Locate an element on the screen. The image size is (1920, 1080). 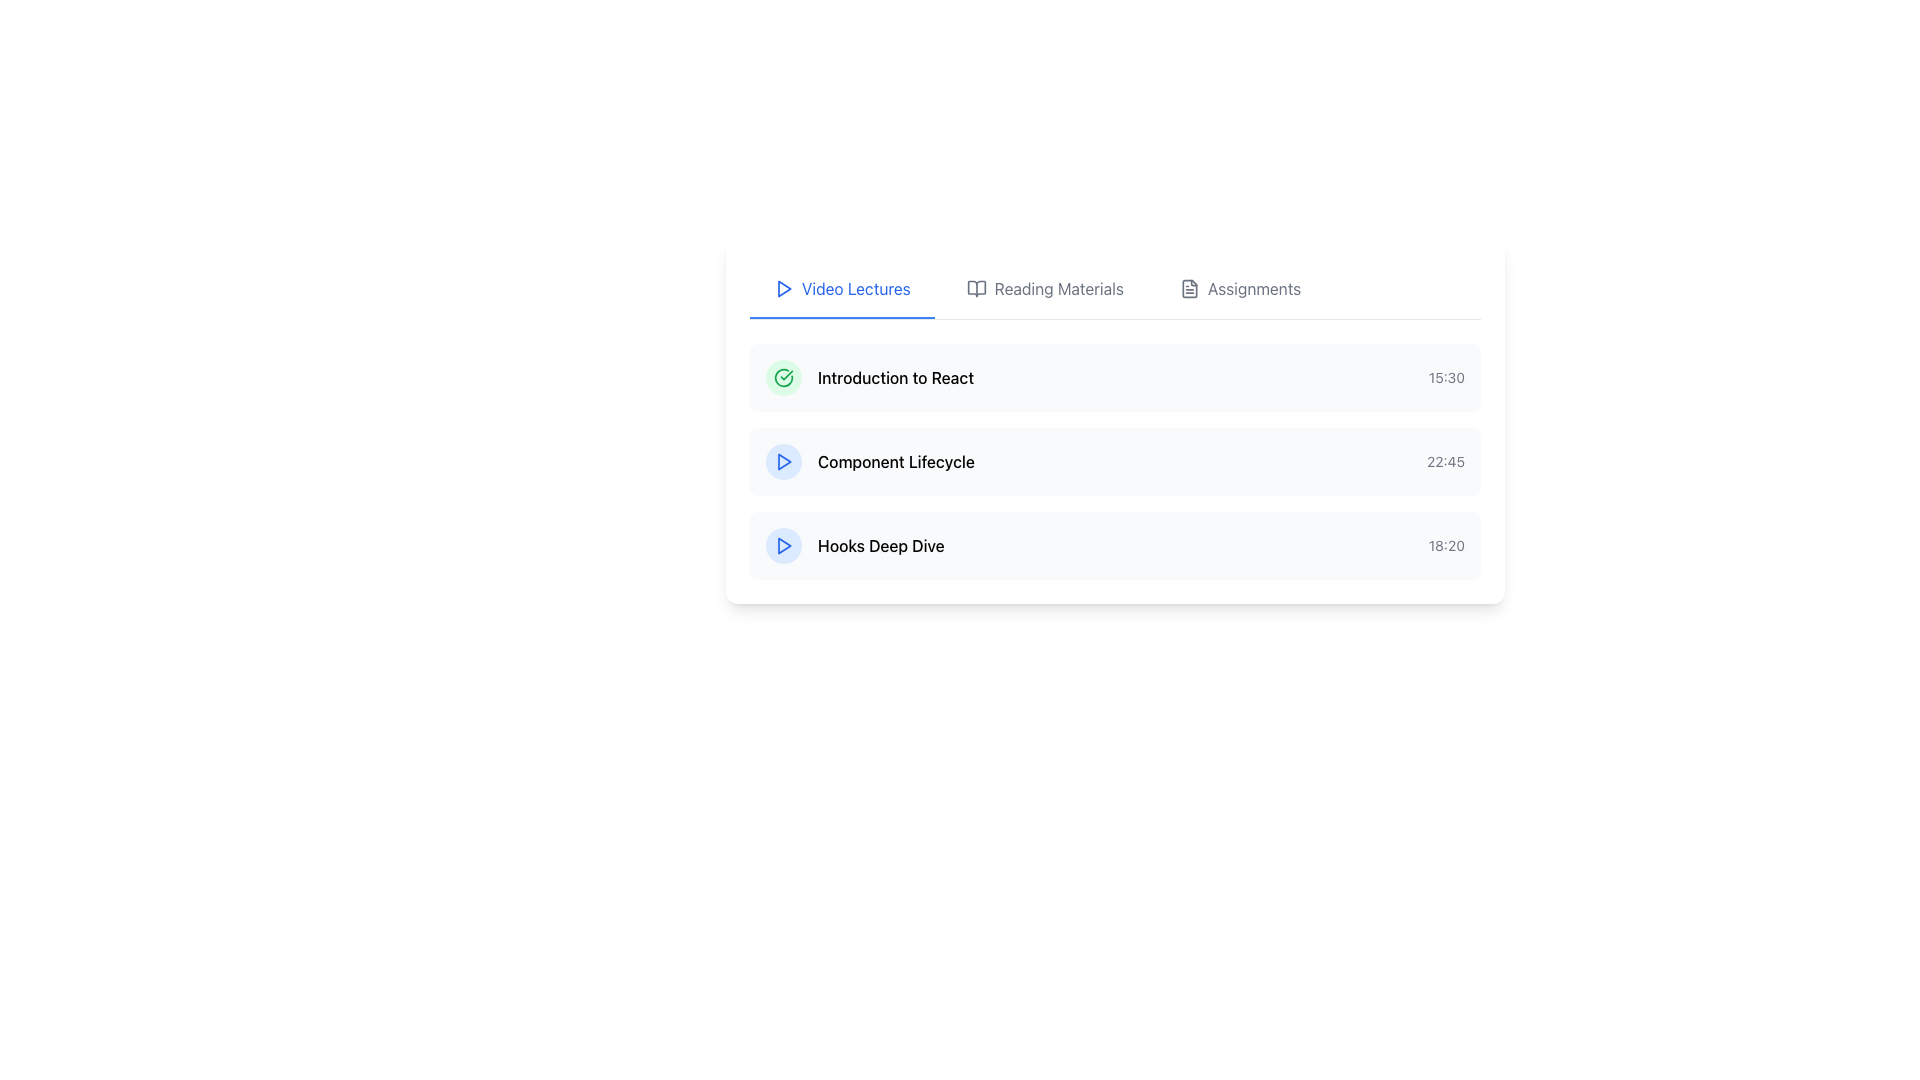
the completion icon located to the left of the 'Introduction to React' text in the educational items list is located at coordinates (782, 378).